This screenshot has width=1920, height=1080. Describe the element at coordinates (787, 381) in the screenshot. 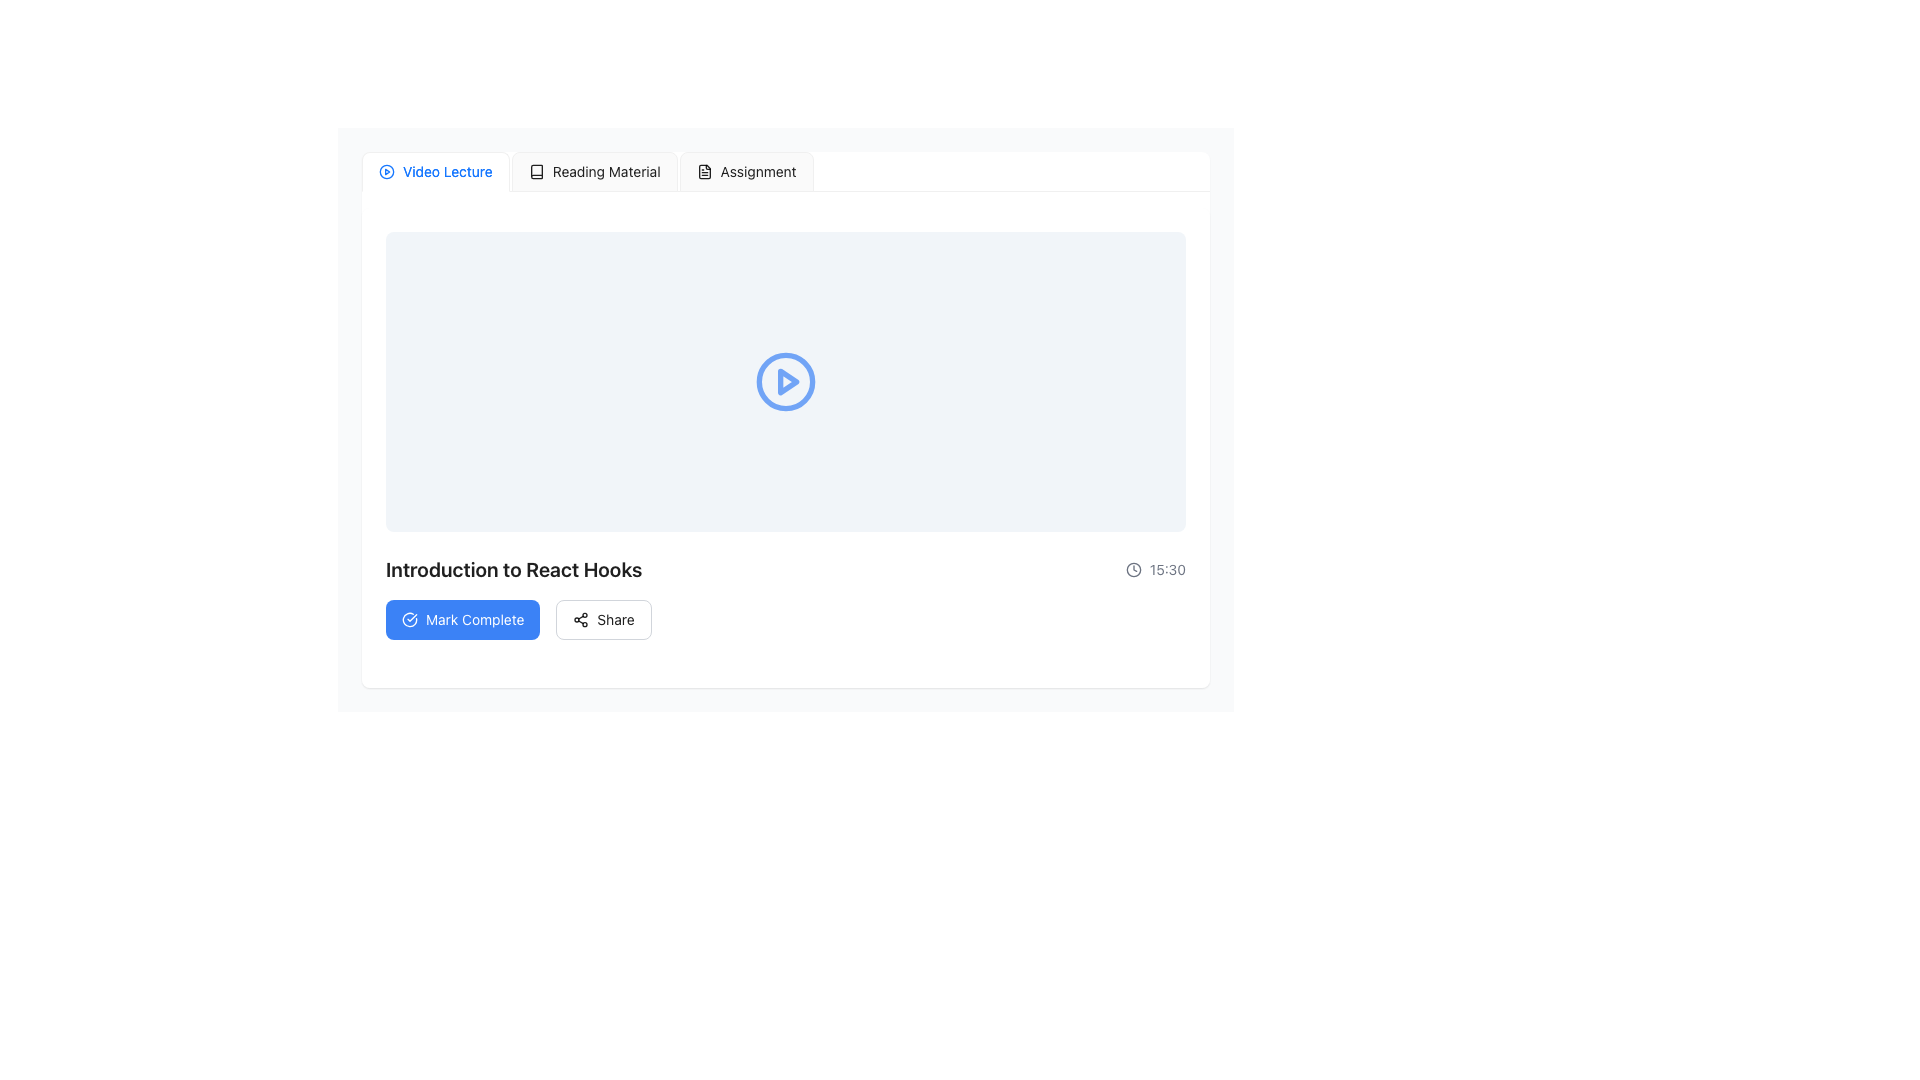

I see `the blue triangular play icon located at the center of the play button in the grey rectangular video player section` at that location.